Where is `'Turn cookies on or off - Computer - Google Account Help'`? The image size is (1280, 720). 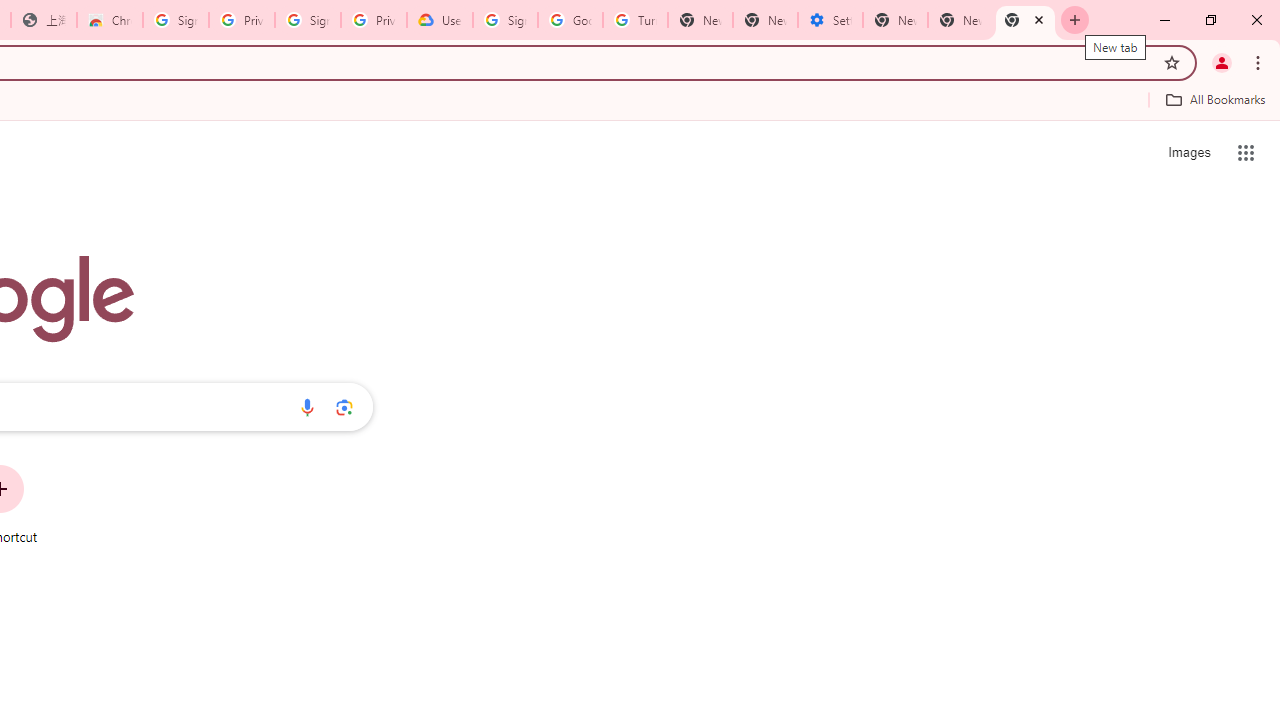 'Turn cookies on or off - Computer - Google Account Help' is located at coordinates (634, 20).